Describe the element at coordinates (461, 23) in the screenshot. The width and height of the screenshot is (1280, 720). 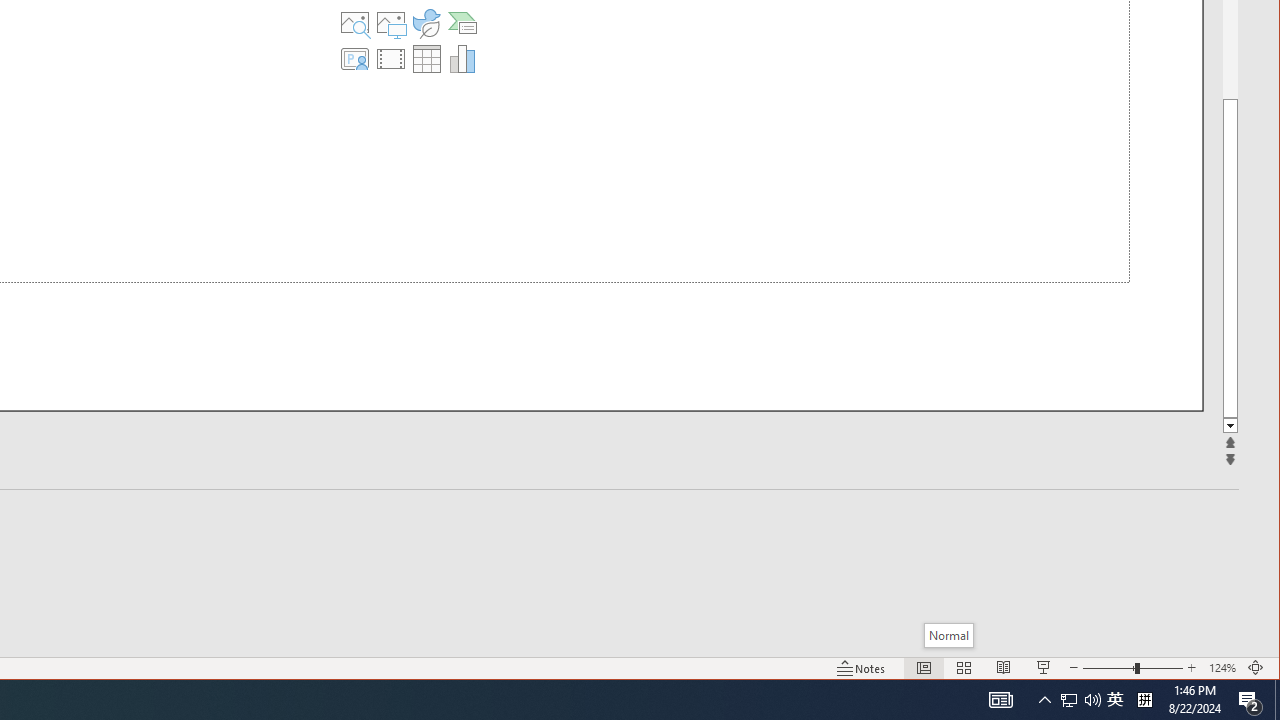
I see `'Insert a SmartArt Graphic'` at that location.